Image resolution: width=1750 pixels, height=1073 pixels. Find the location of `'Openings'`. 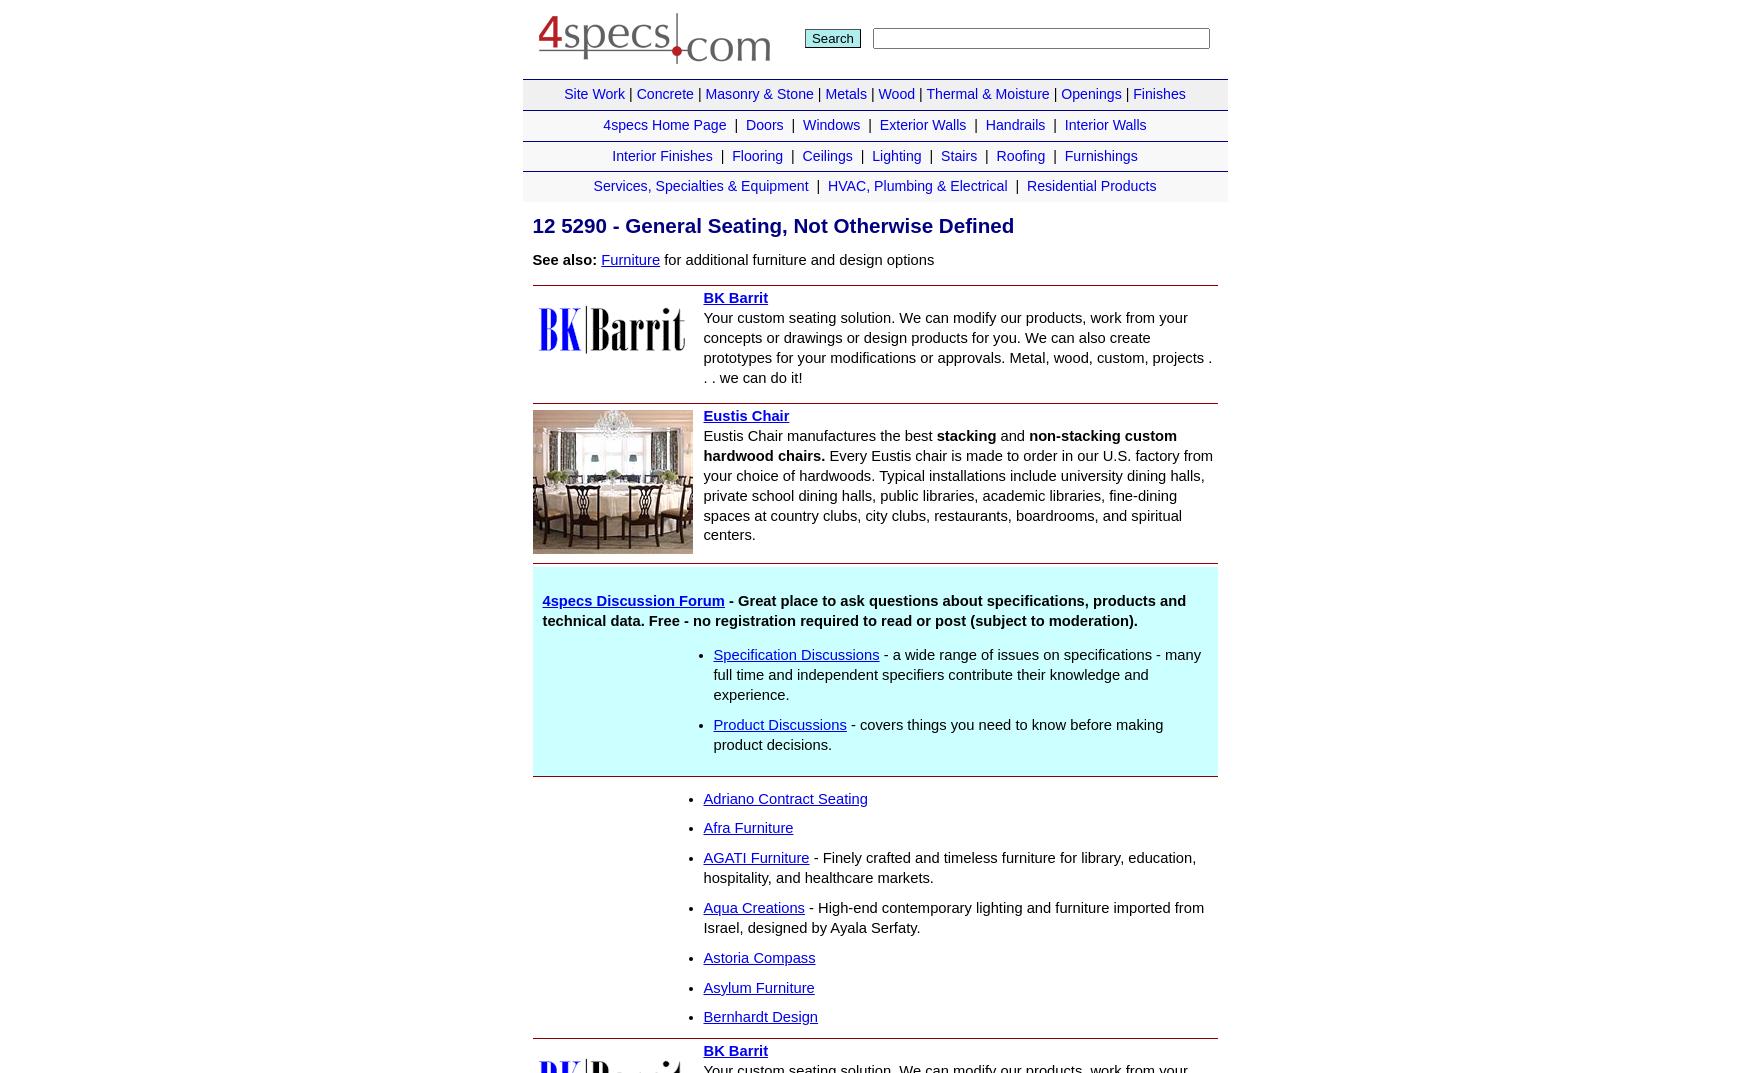

'Openings' is located at coordinates (1060, 93).